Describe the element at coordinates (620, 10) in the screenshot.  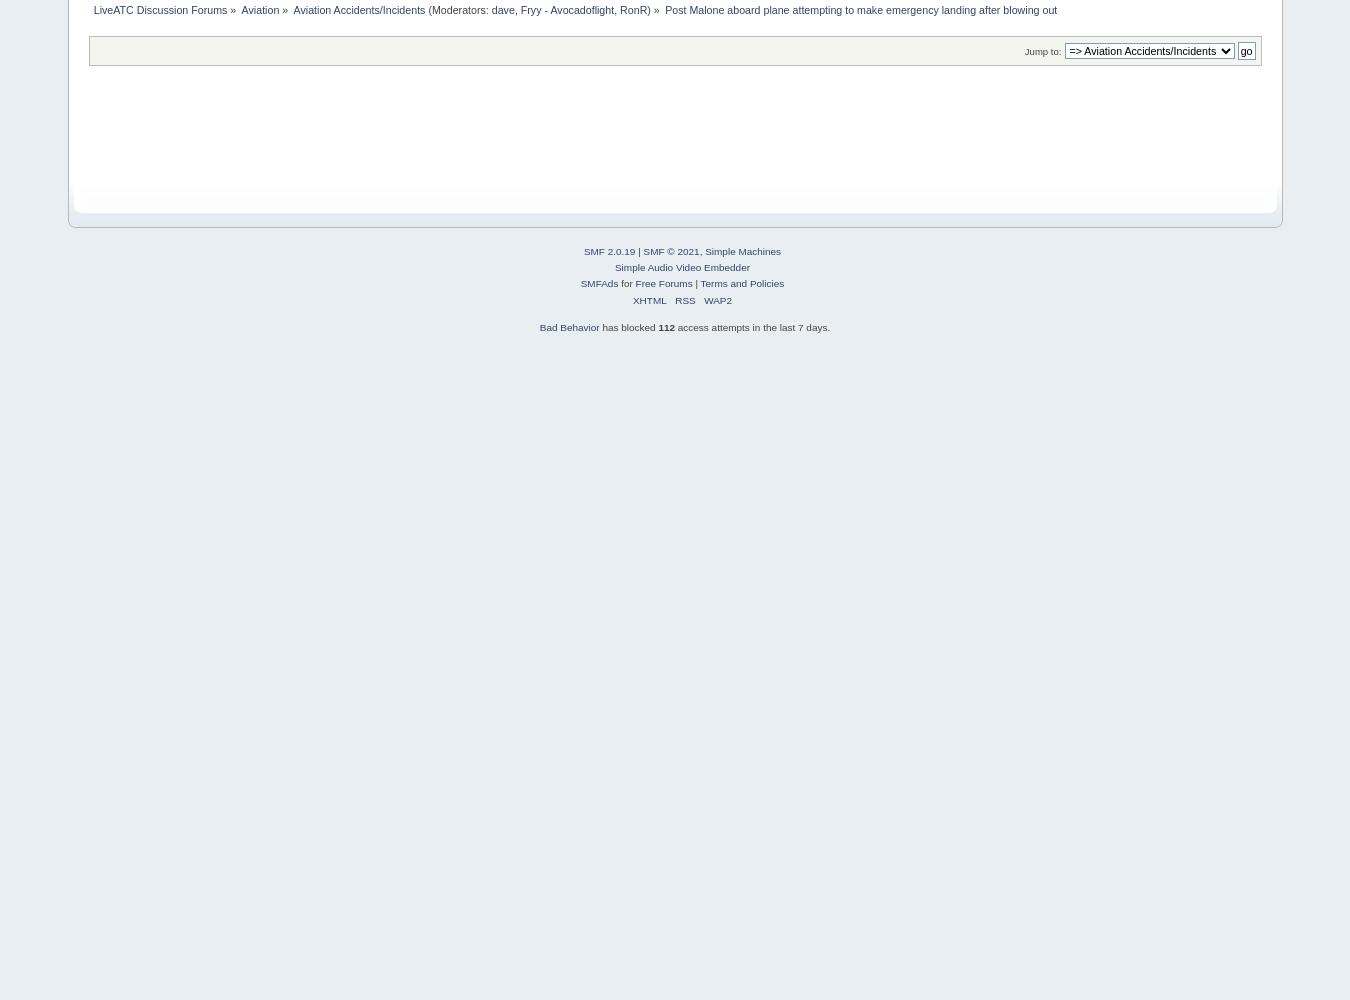
I see `'RonR'` at that location.